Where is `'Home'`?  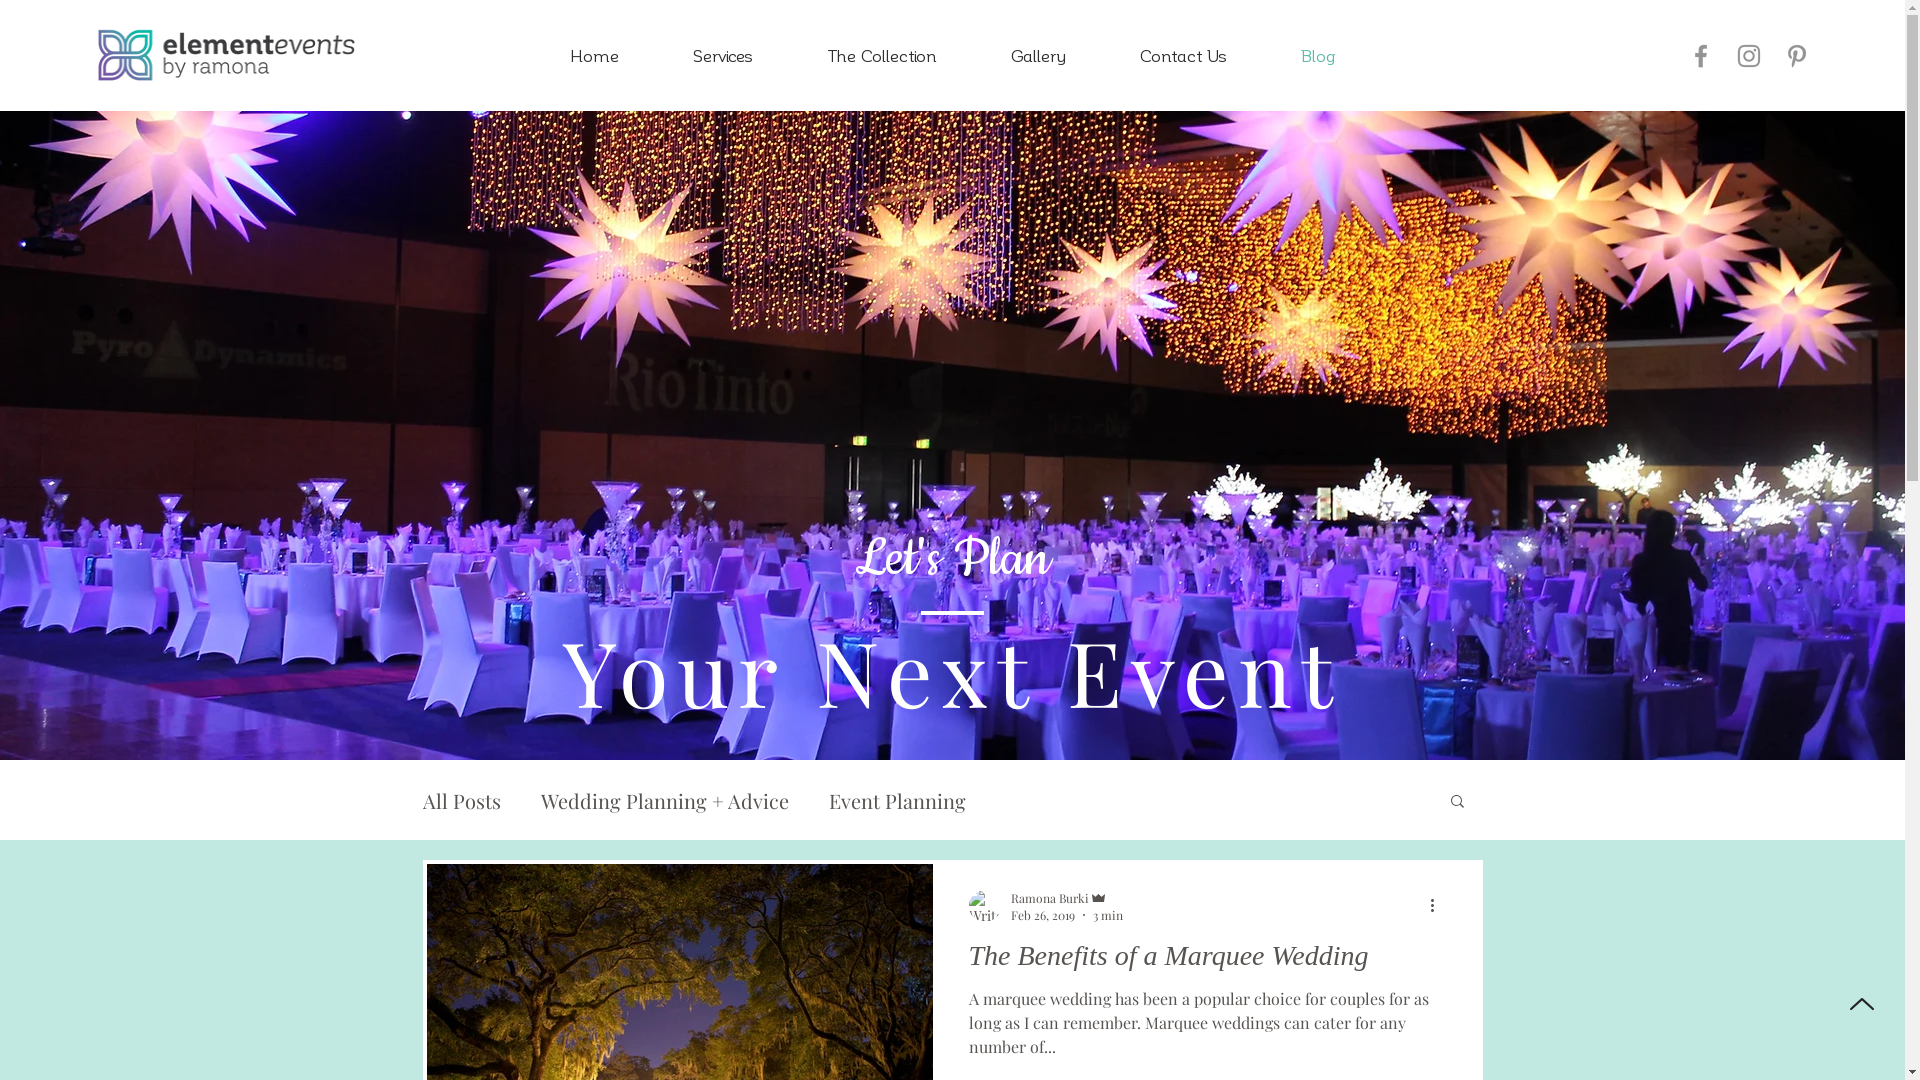 'Home' is located at coordinates (592, 53).